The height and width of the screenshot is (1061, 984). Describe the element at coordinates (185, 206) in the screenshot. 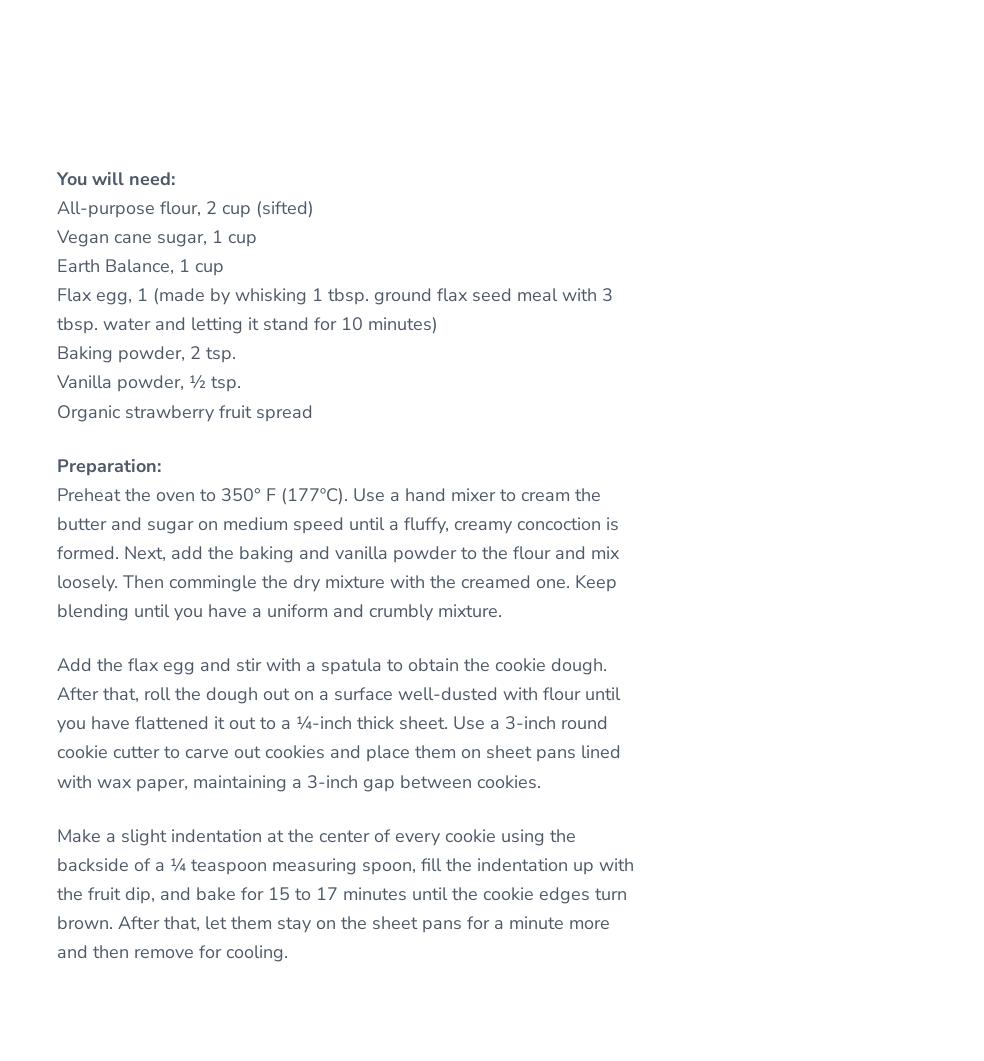

I see `'All-purpose flour, 2 cup (sifted)'` at that location.